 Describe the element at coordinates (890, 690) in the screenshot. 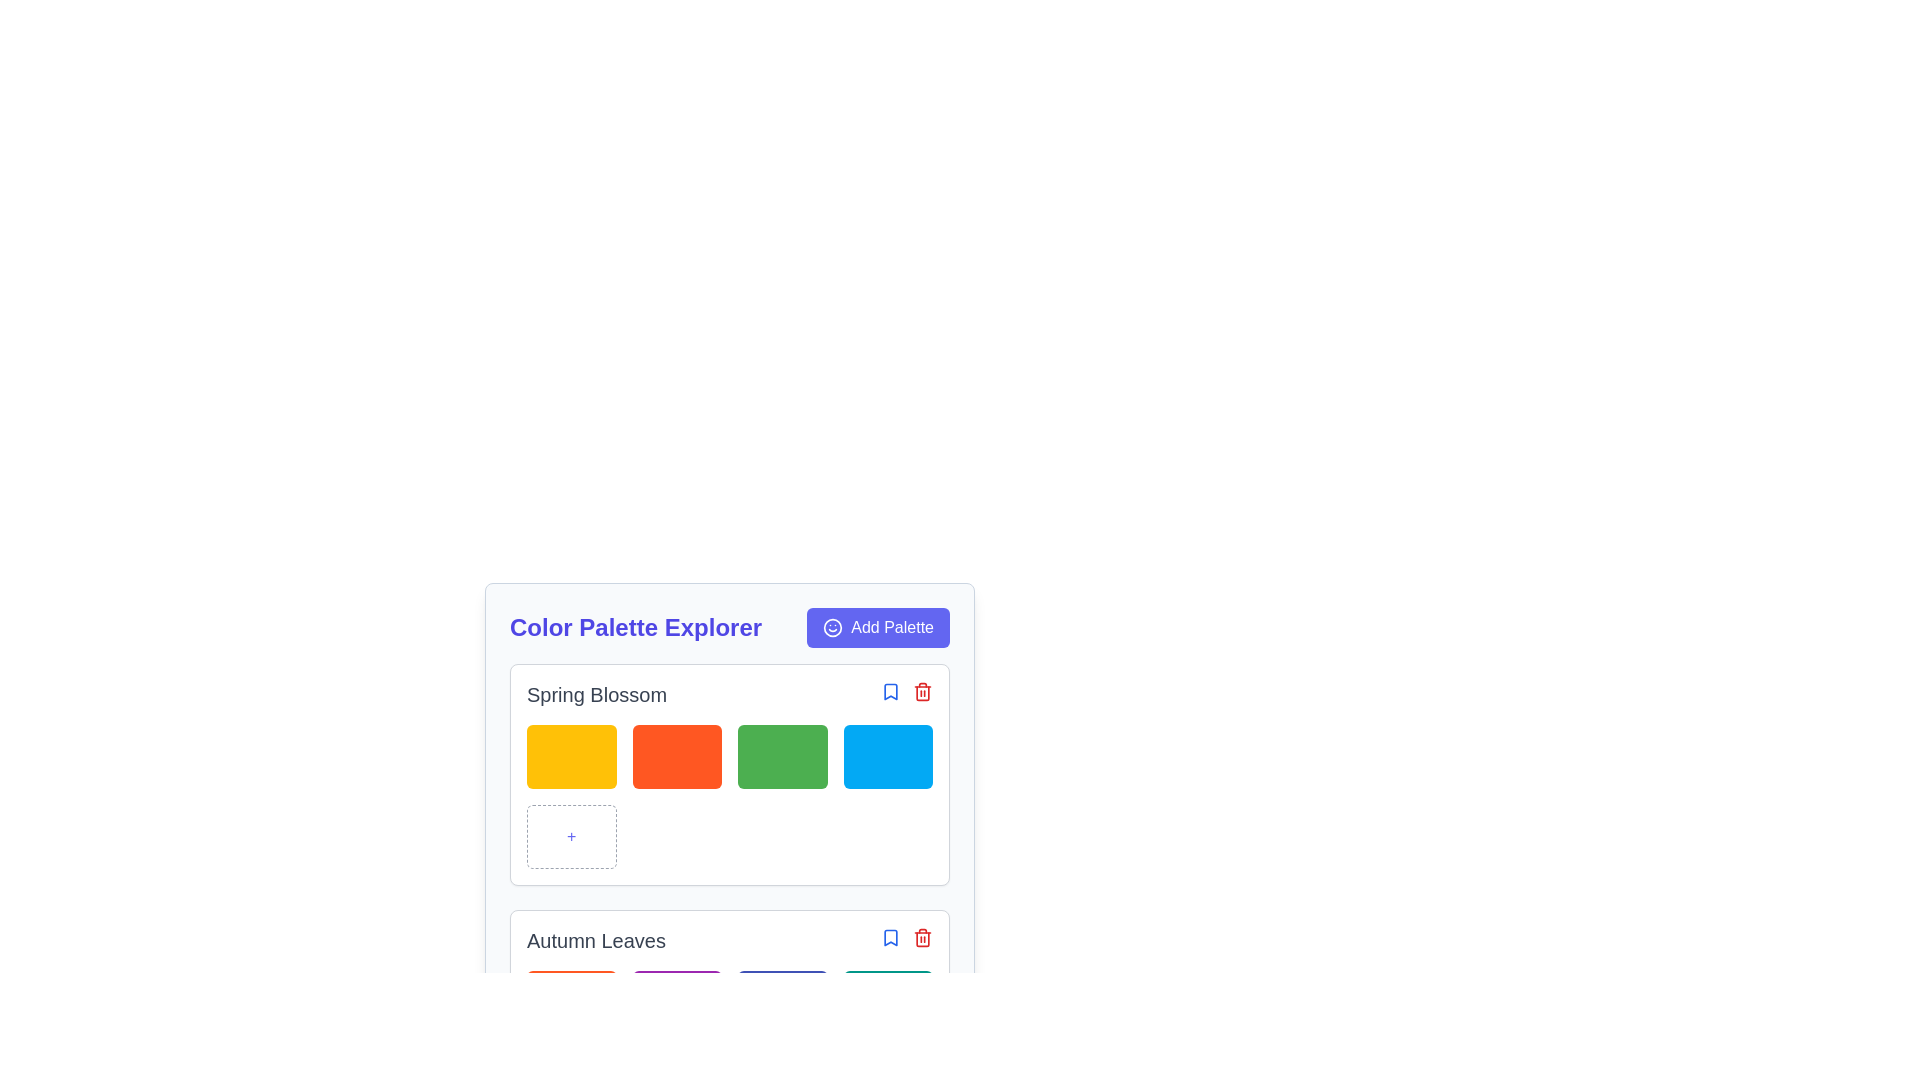

I see `the blue bookmark icon button located in the top-right corner of the 'Spring Blossom' palette section` at that location.